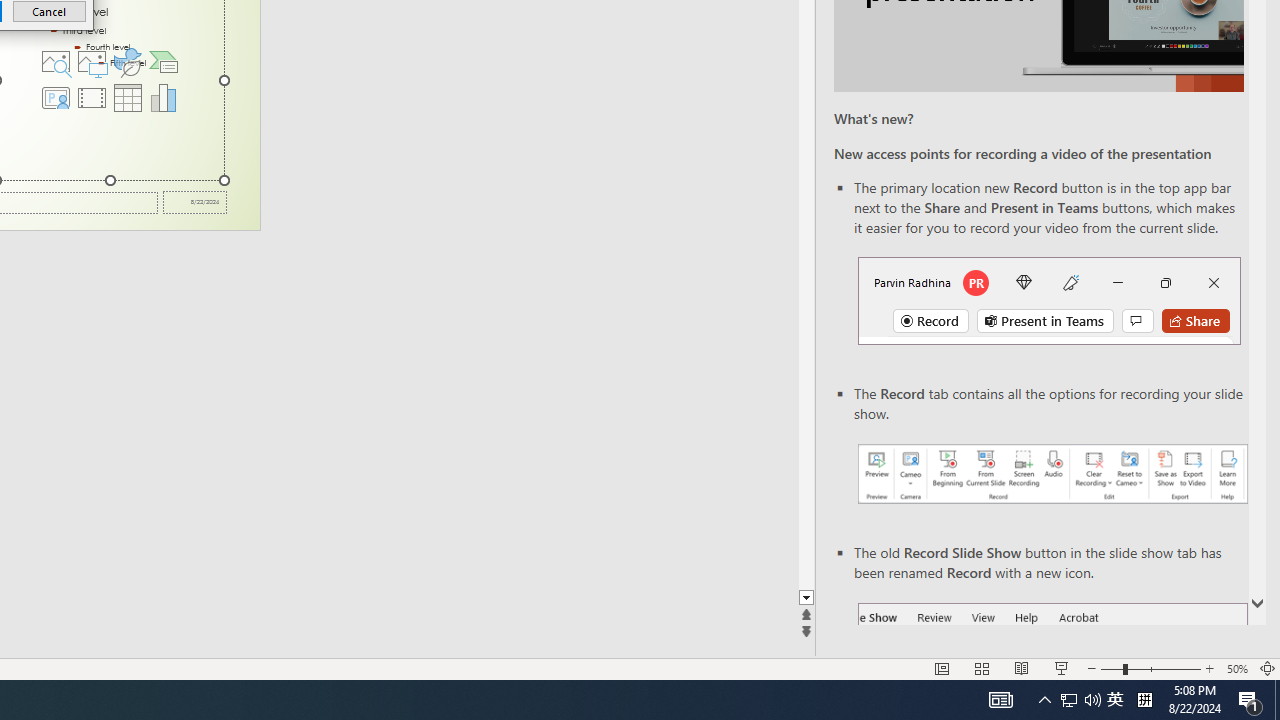  Describe the element at coordinates (1051, 474) in the screenshot. I see `'Record your presentations screenshot one'` at that location.